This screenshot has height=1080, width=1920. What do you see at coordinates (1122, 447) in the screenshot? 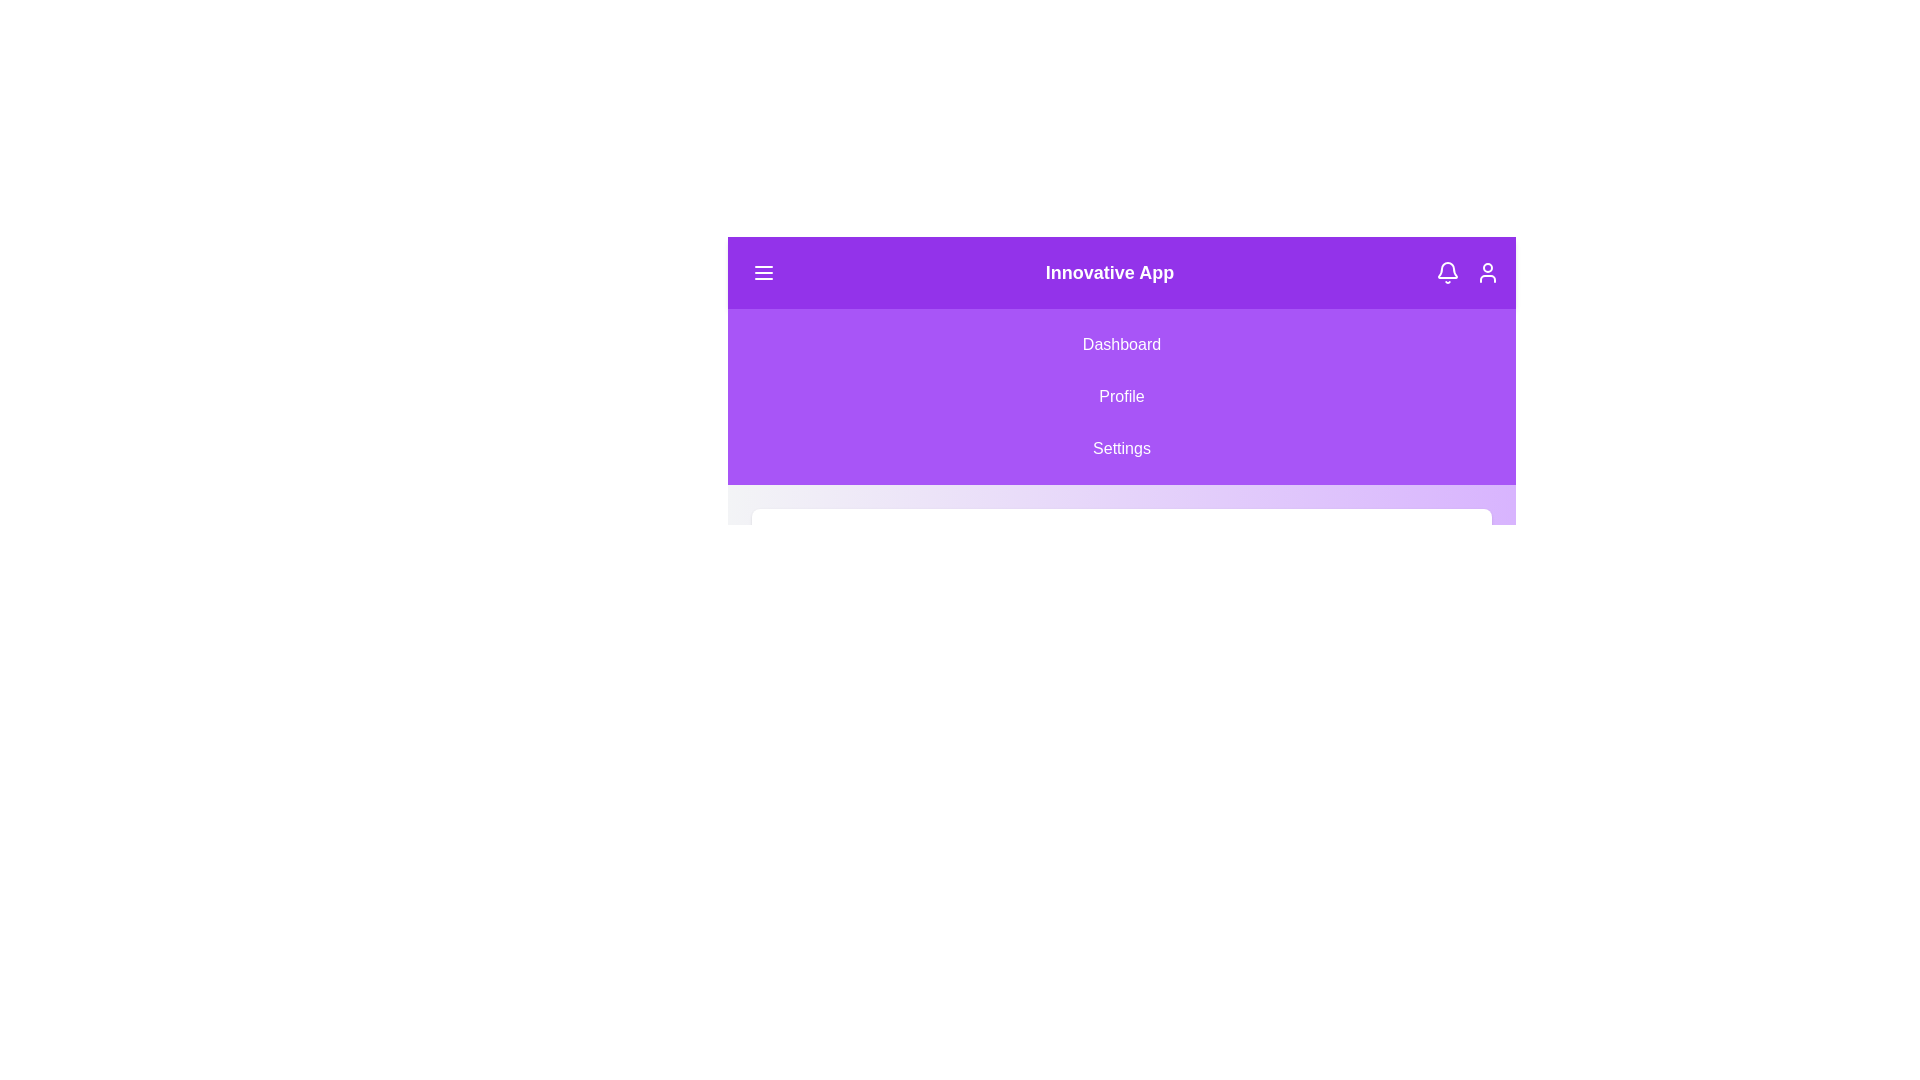
I see `the Settings from the navigation menu` at bounding box center [1122, 447].